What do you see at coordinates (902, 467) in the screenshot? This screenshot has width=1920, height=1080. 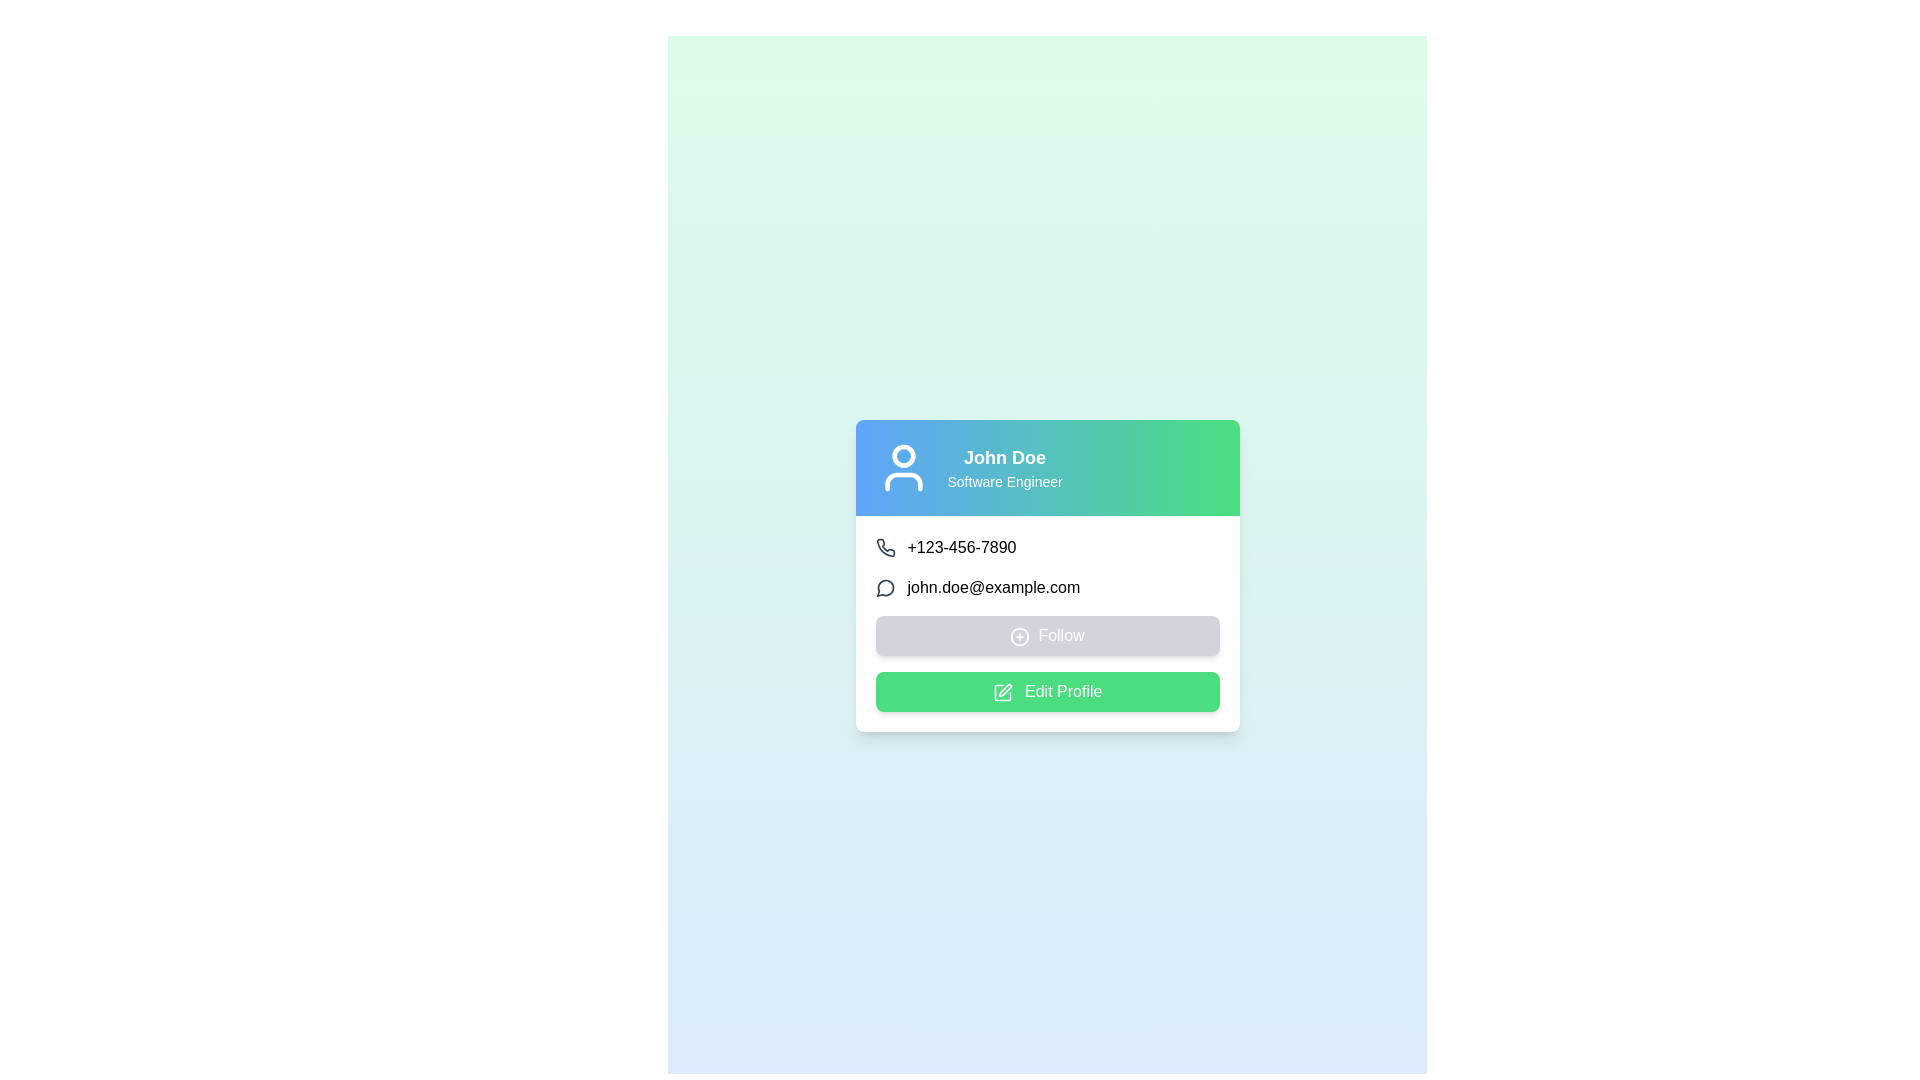 I see `the user profile icon located in the top-left corner of the user information card, to the left of the name 'John Doe'` at bounding box center [902, 467].